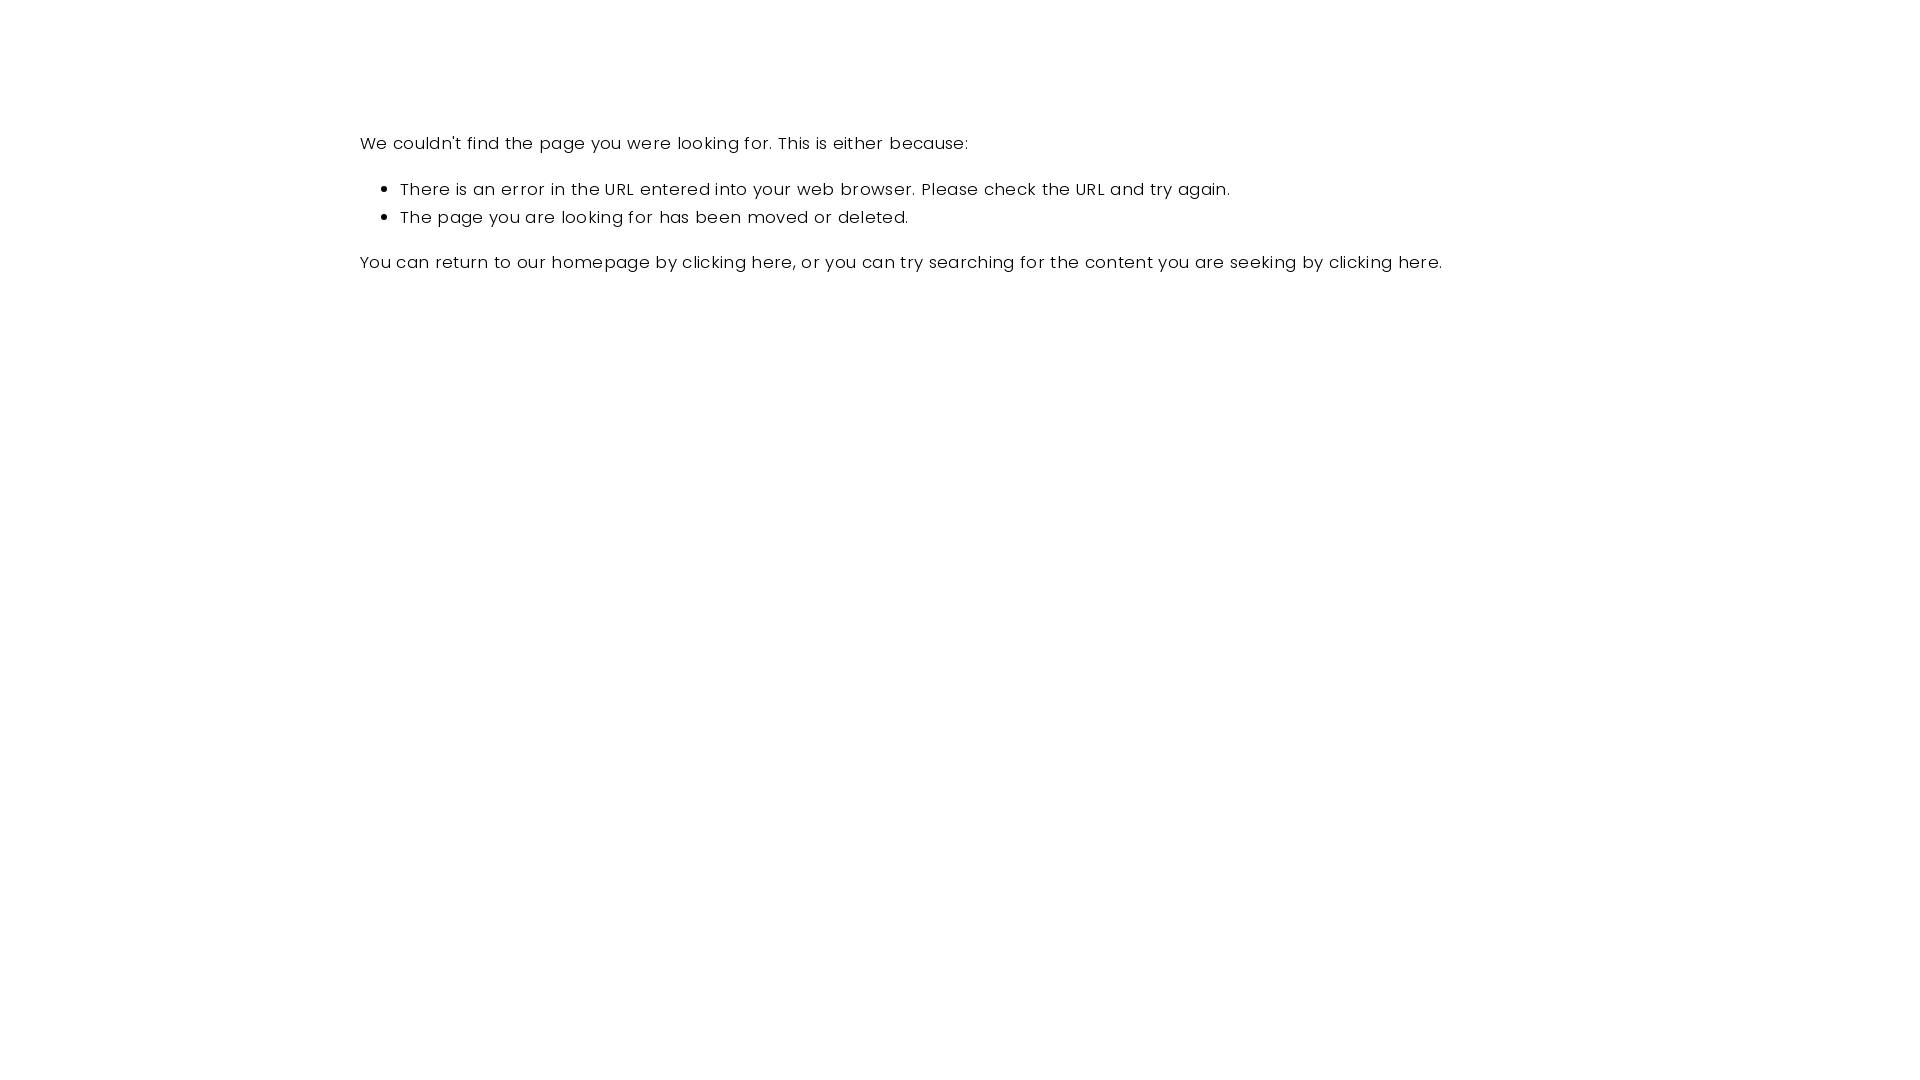  What do you see at coordinates (1329, 261) in the screenshot?
I see `'clicking here'` at bounding box center [1329, 261].